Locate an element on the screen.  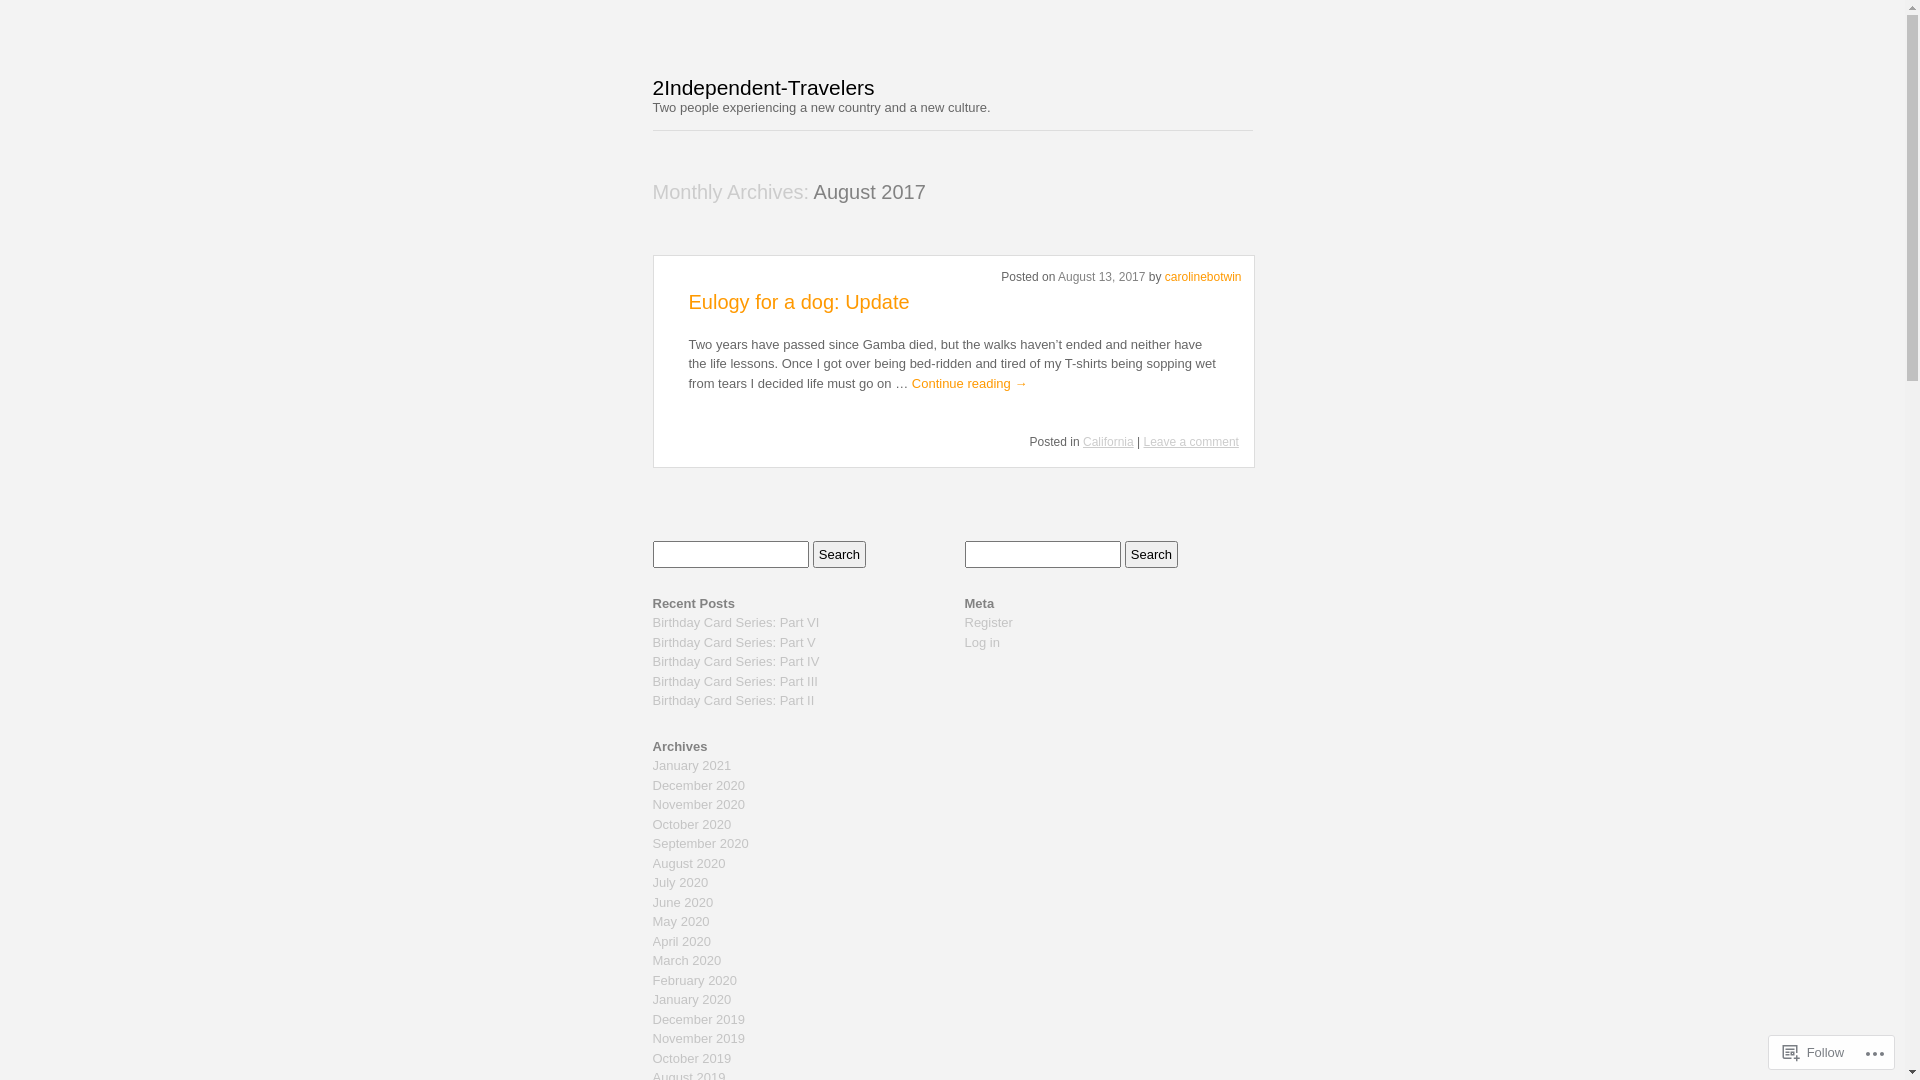
'Log in' is located at coordinates (981, 642).